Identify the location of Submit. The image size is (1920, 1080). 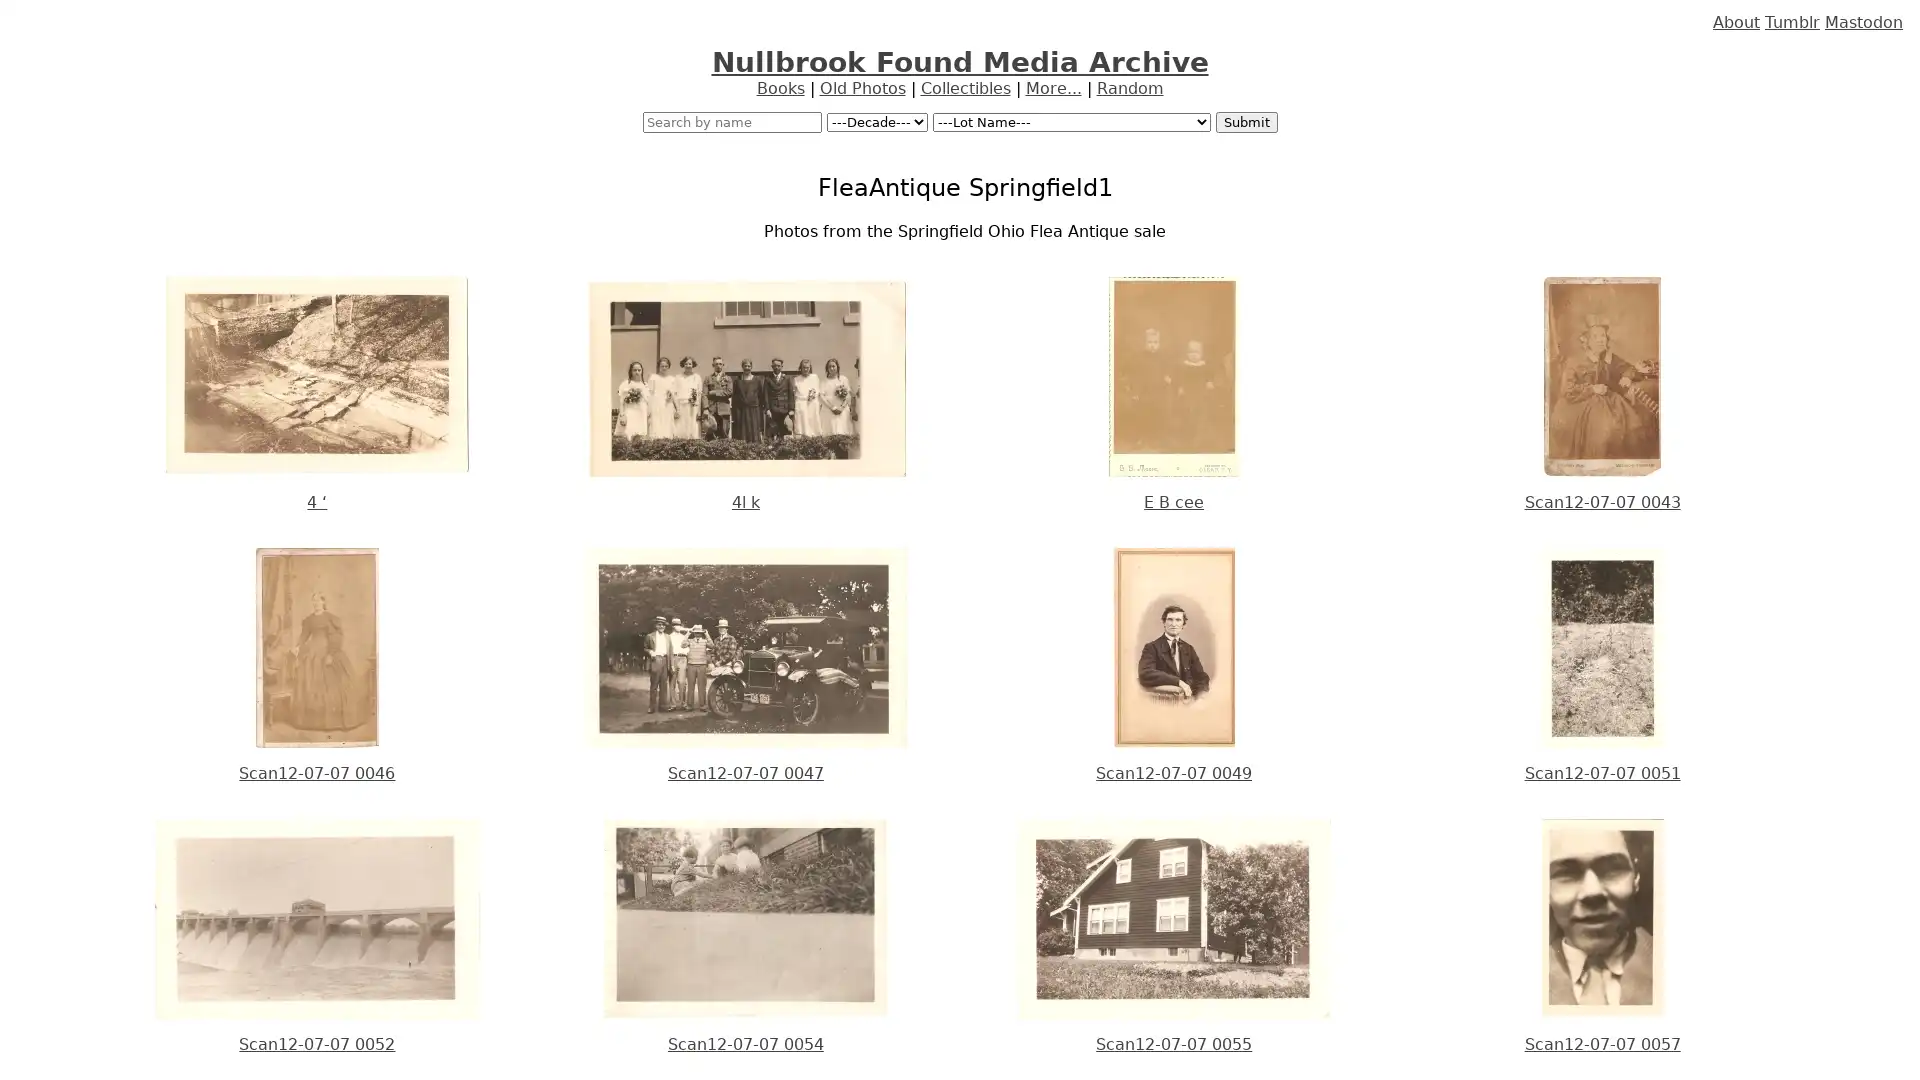
(1245, 122).